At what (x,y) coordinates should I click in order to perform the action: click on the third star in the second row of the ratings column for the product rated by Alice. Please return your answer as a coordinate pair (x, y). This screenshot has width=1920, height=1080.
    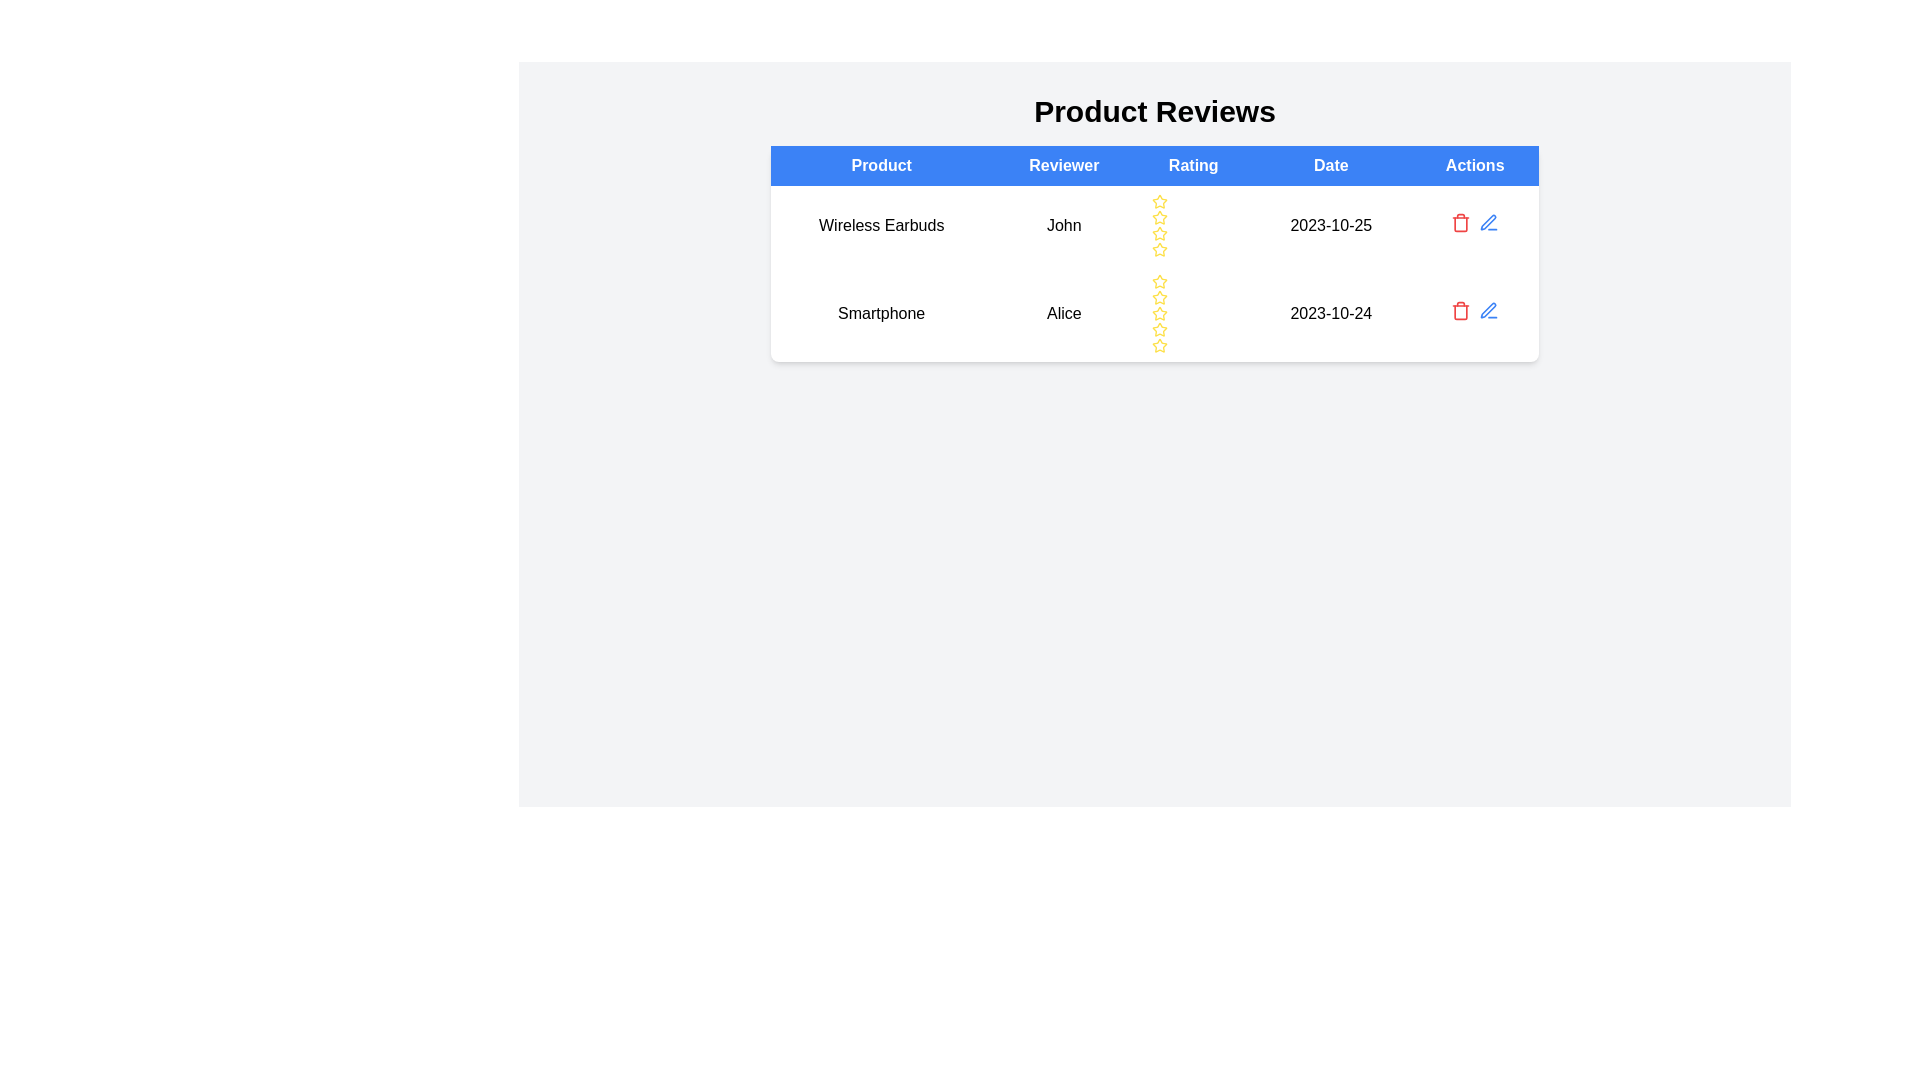
    Looking at the image, I should click on (1160, 313).